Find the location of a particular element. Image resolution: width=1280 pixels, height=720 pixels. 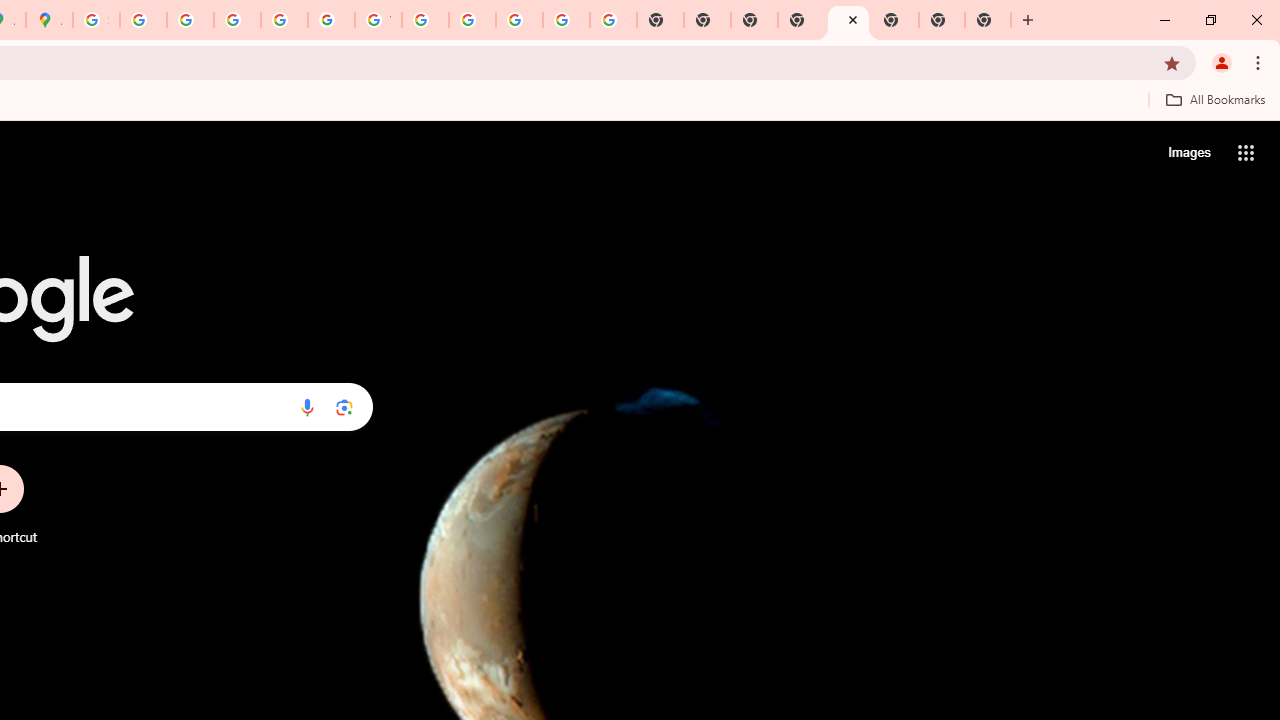

'New Tab' is located at coordinates (848, 20).